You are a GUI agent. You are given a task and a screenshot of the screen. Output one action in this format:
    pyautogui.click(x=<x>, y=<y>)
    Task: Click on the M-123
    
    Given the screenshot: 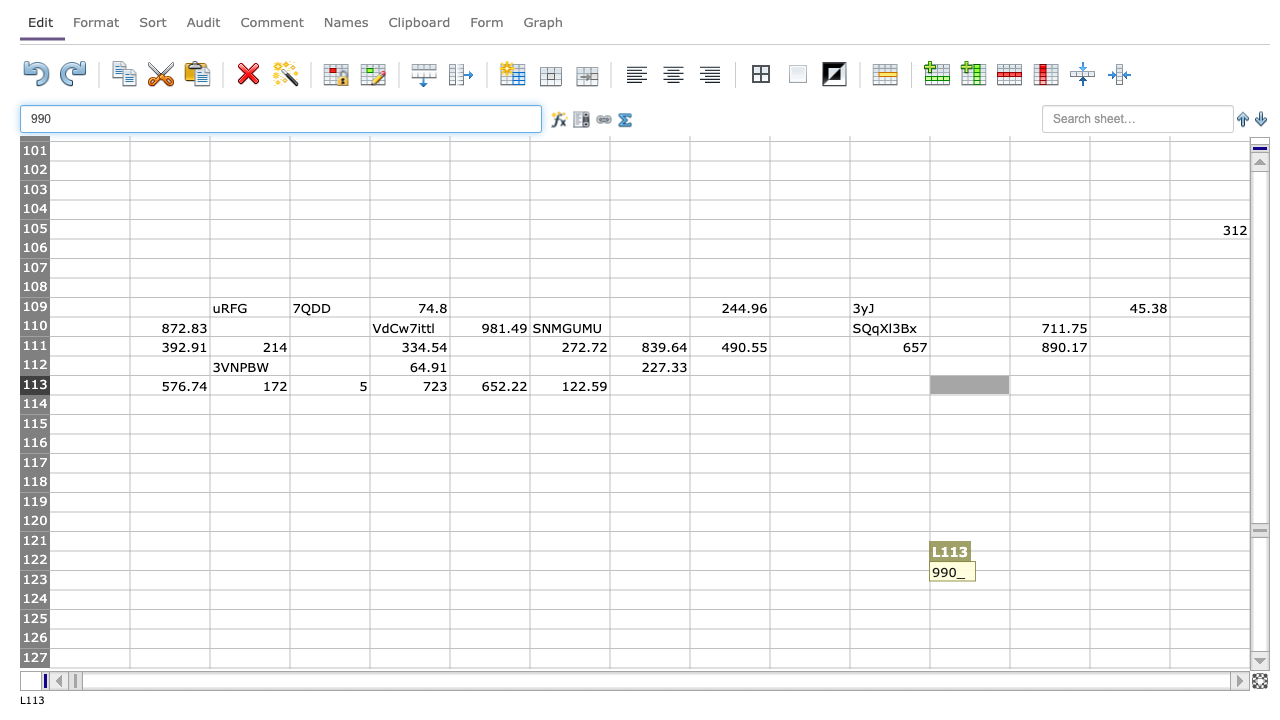 What is the action you would take?
    pyautogui.click(x=1048, y=580)
    